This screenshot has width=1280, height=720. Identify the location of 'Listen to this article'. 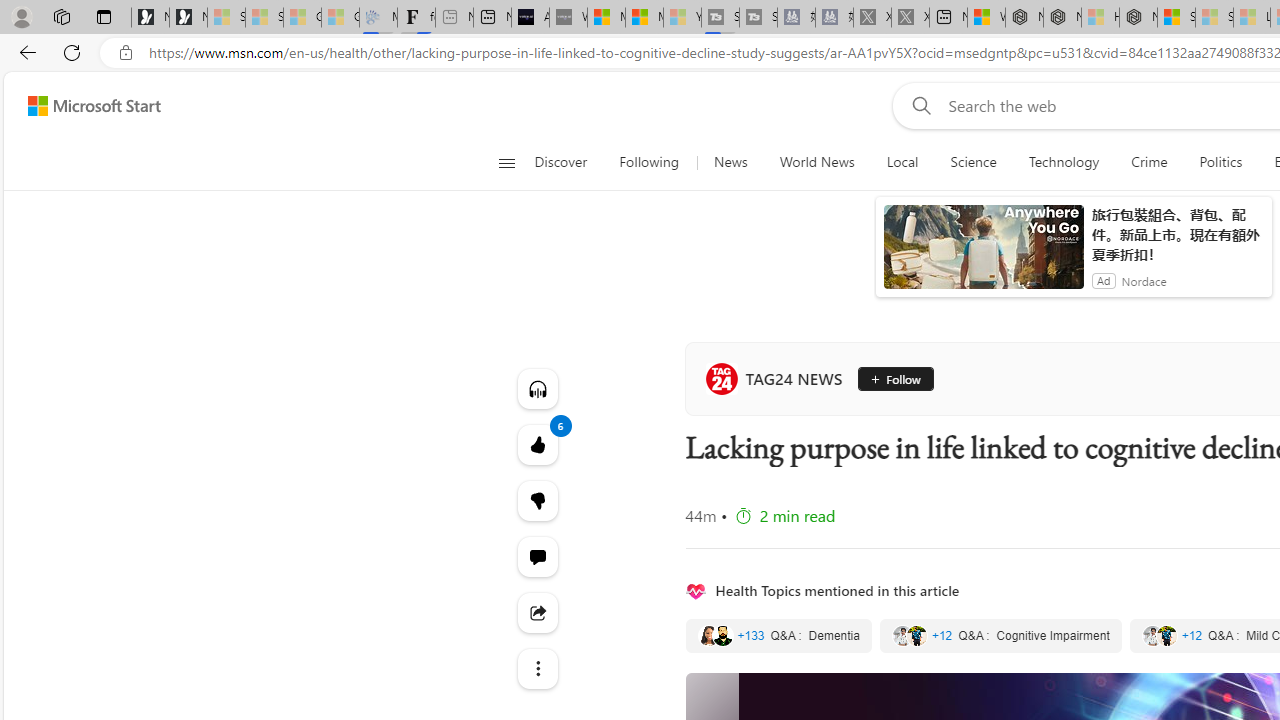
(537, 388).